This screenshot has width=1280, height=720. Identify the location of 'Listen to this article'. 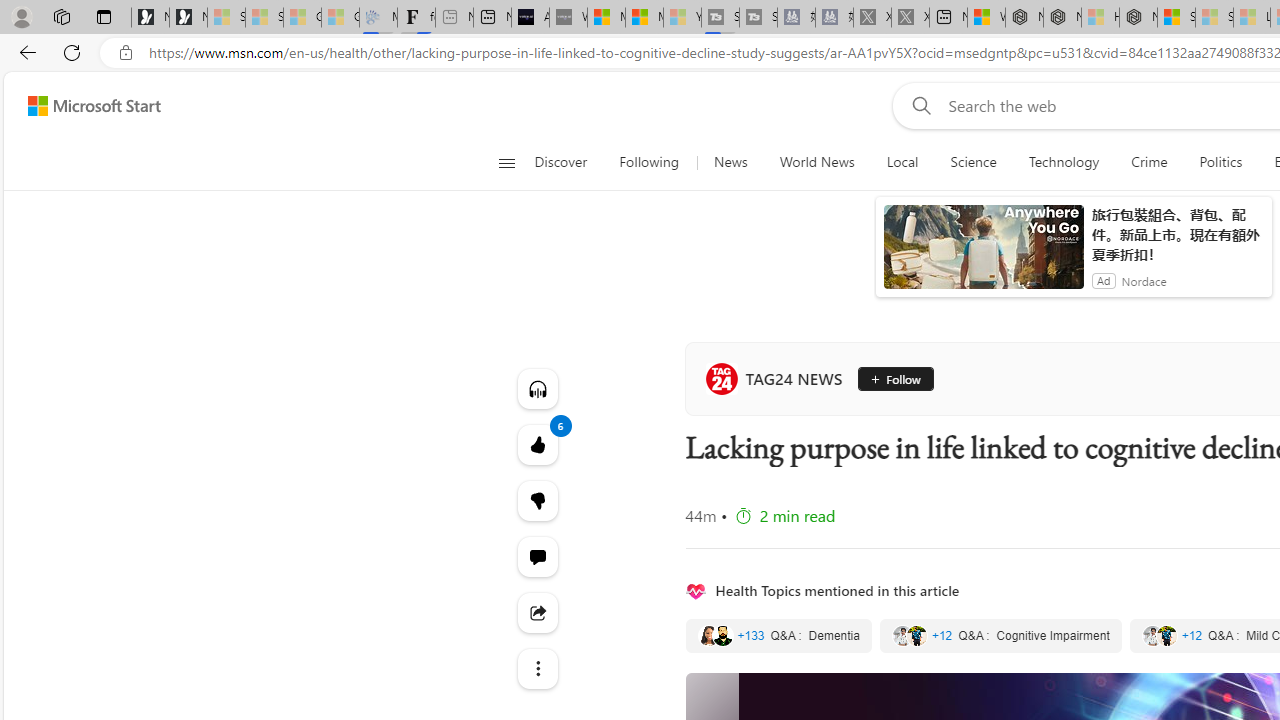
(537, 388).